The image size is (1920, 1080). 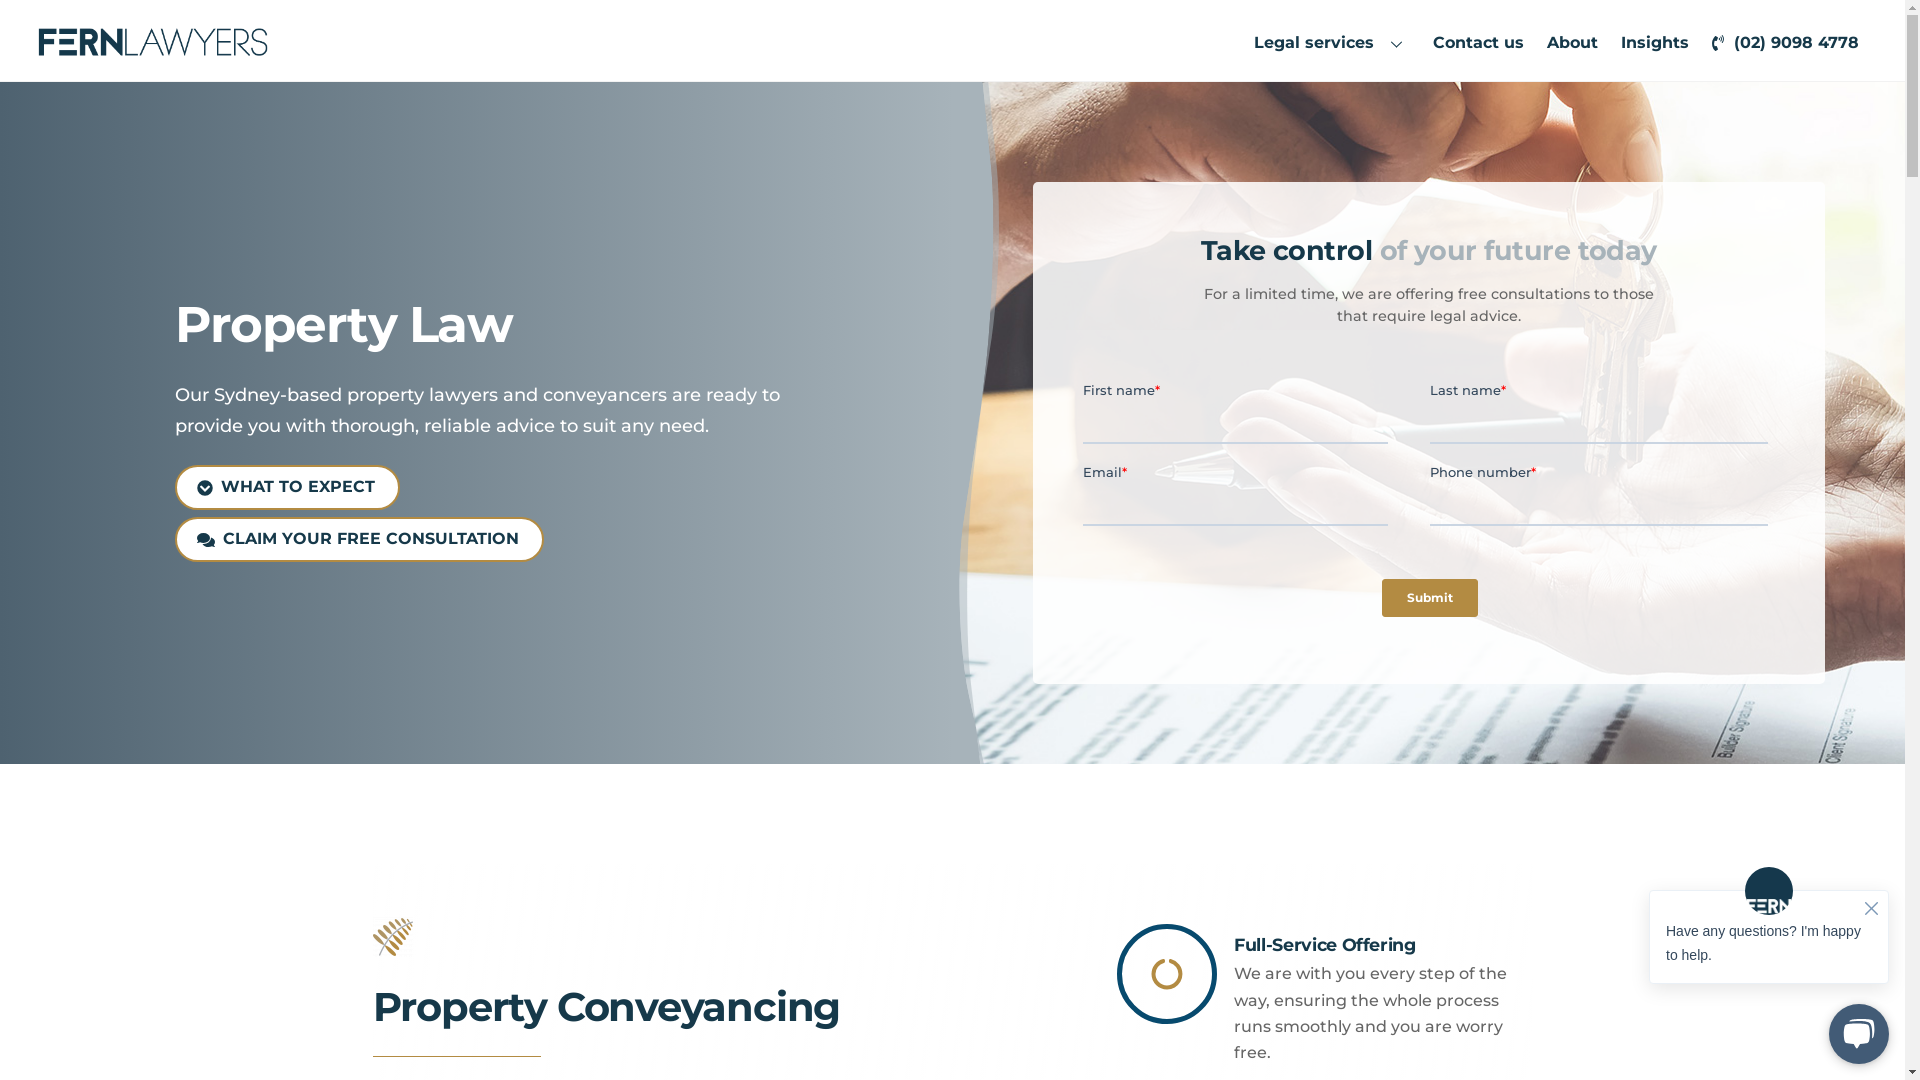 I want to click on 'Form 0', so click(x=1427, y=505).